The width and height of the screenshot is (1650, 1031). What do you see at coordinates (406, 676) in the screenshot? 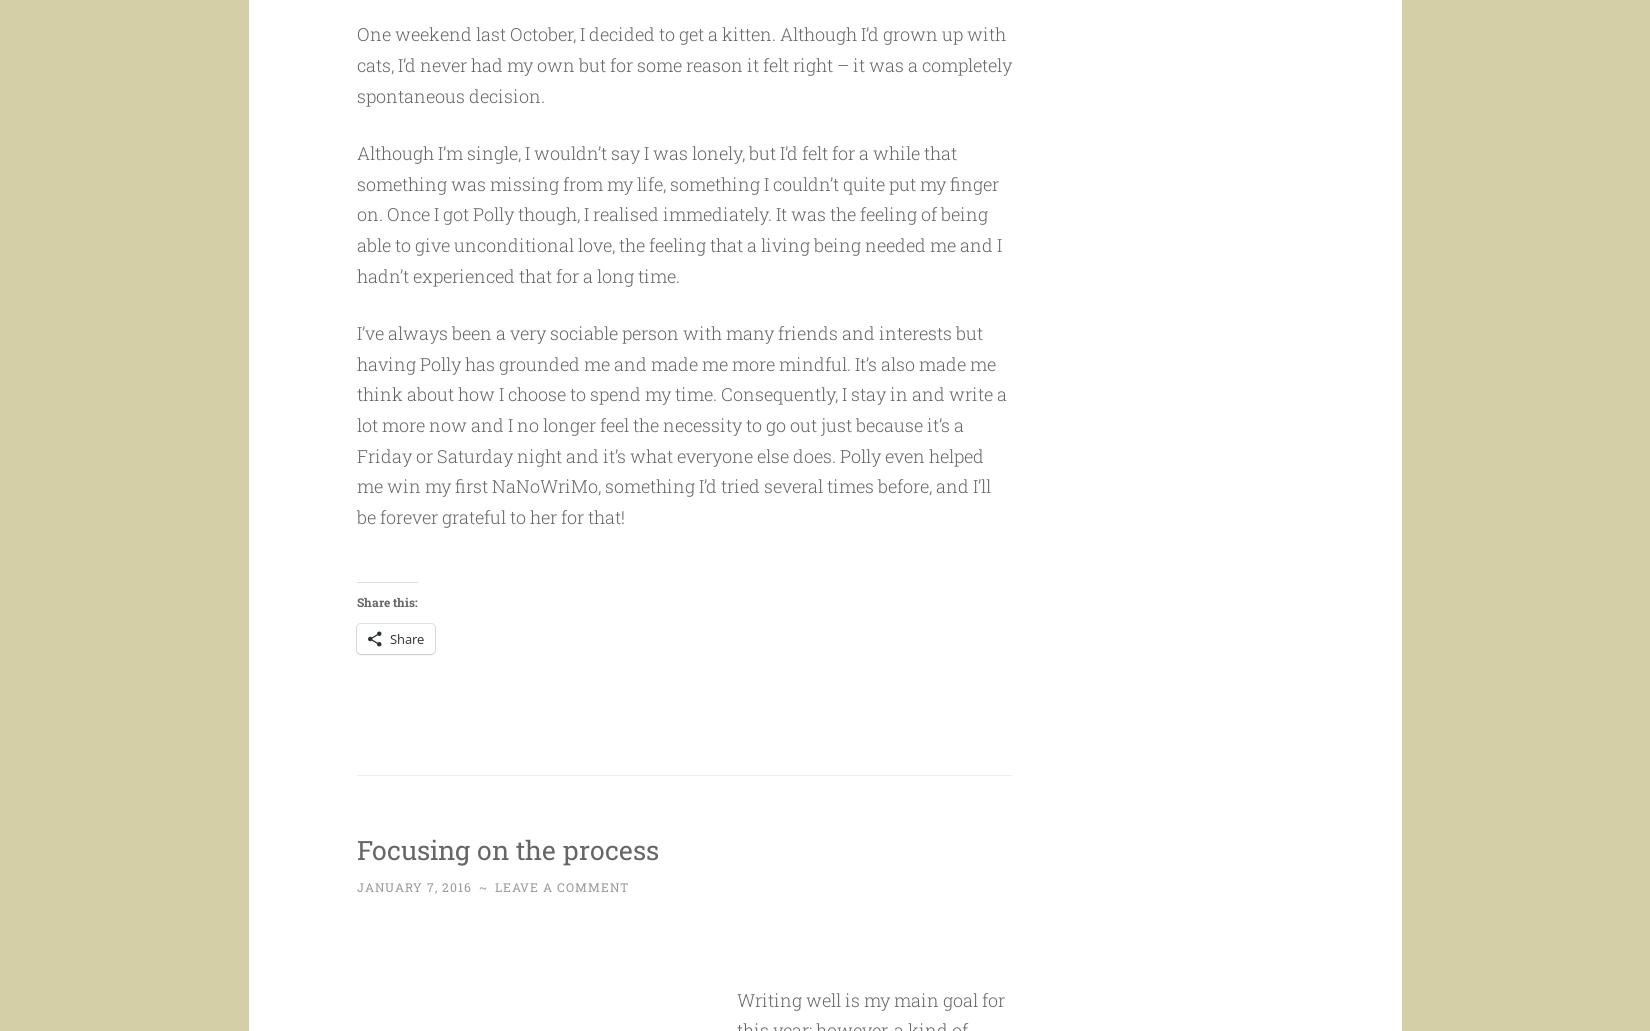
I see `'Share'` at bounding box center [406, 676].